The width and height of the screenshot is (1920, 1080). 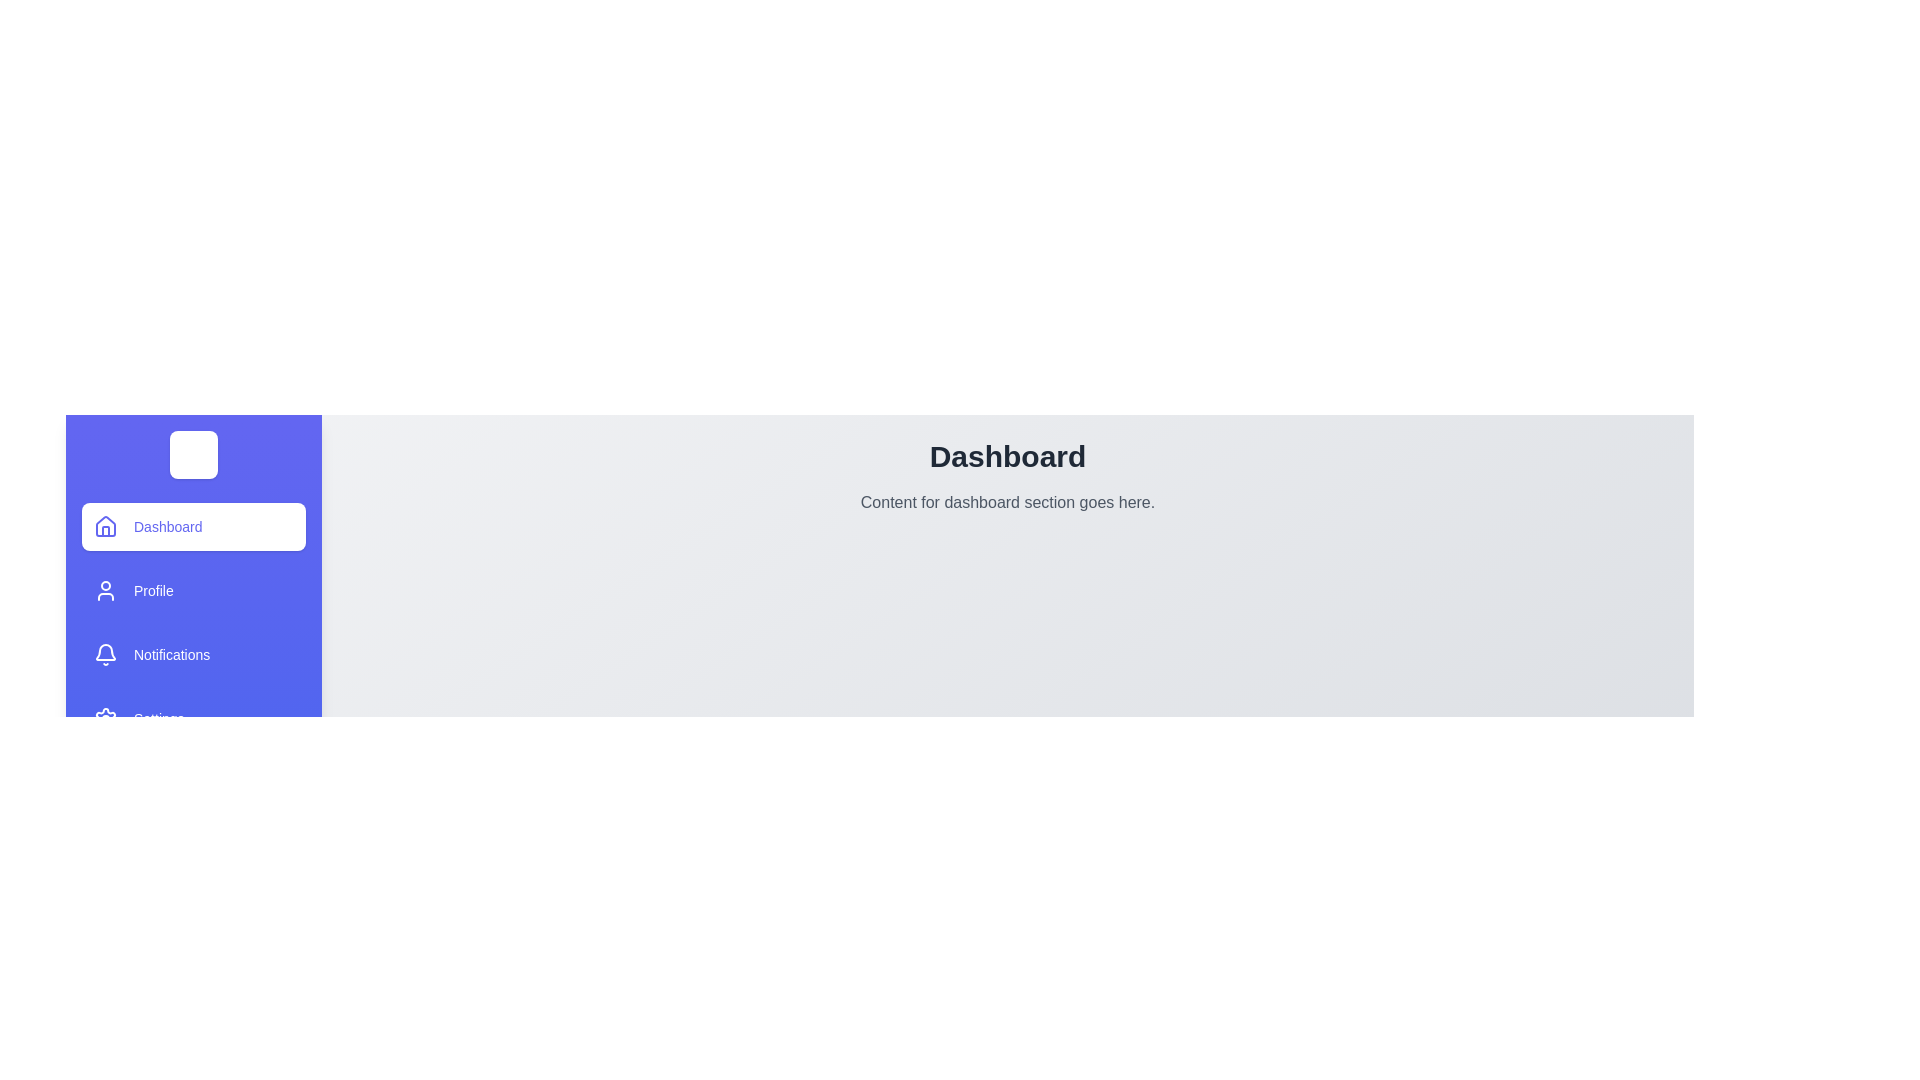 I want to click on the drawer item labeled Notifications to view its hover effect, so click(x=193, y=655).